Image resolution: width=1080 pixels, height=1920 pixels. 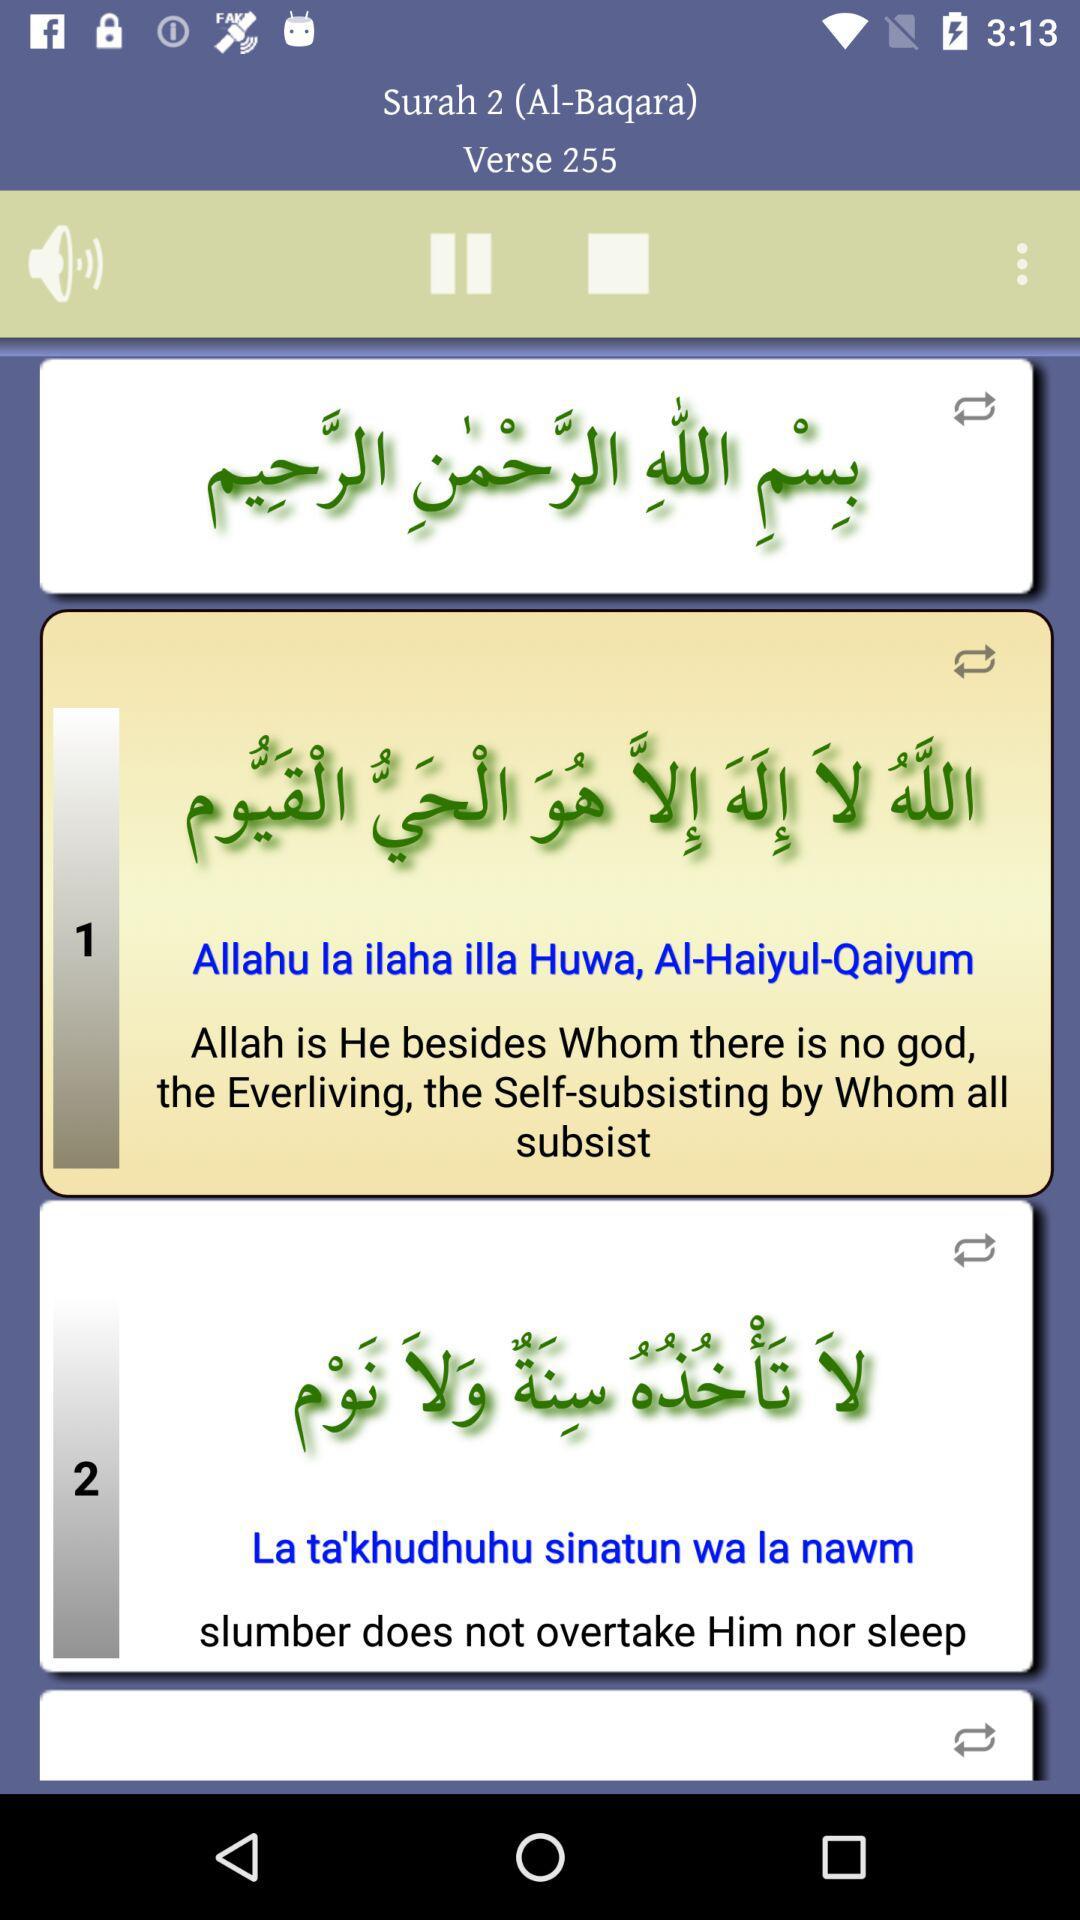 I want to click on refresh, so click(x=973, y=1249).